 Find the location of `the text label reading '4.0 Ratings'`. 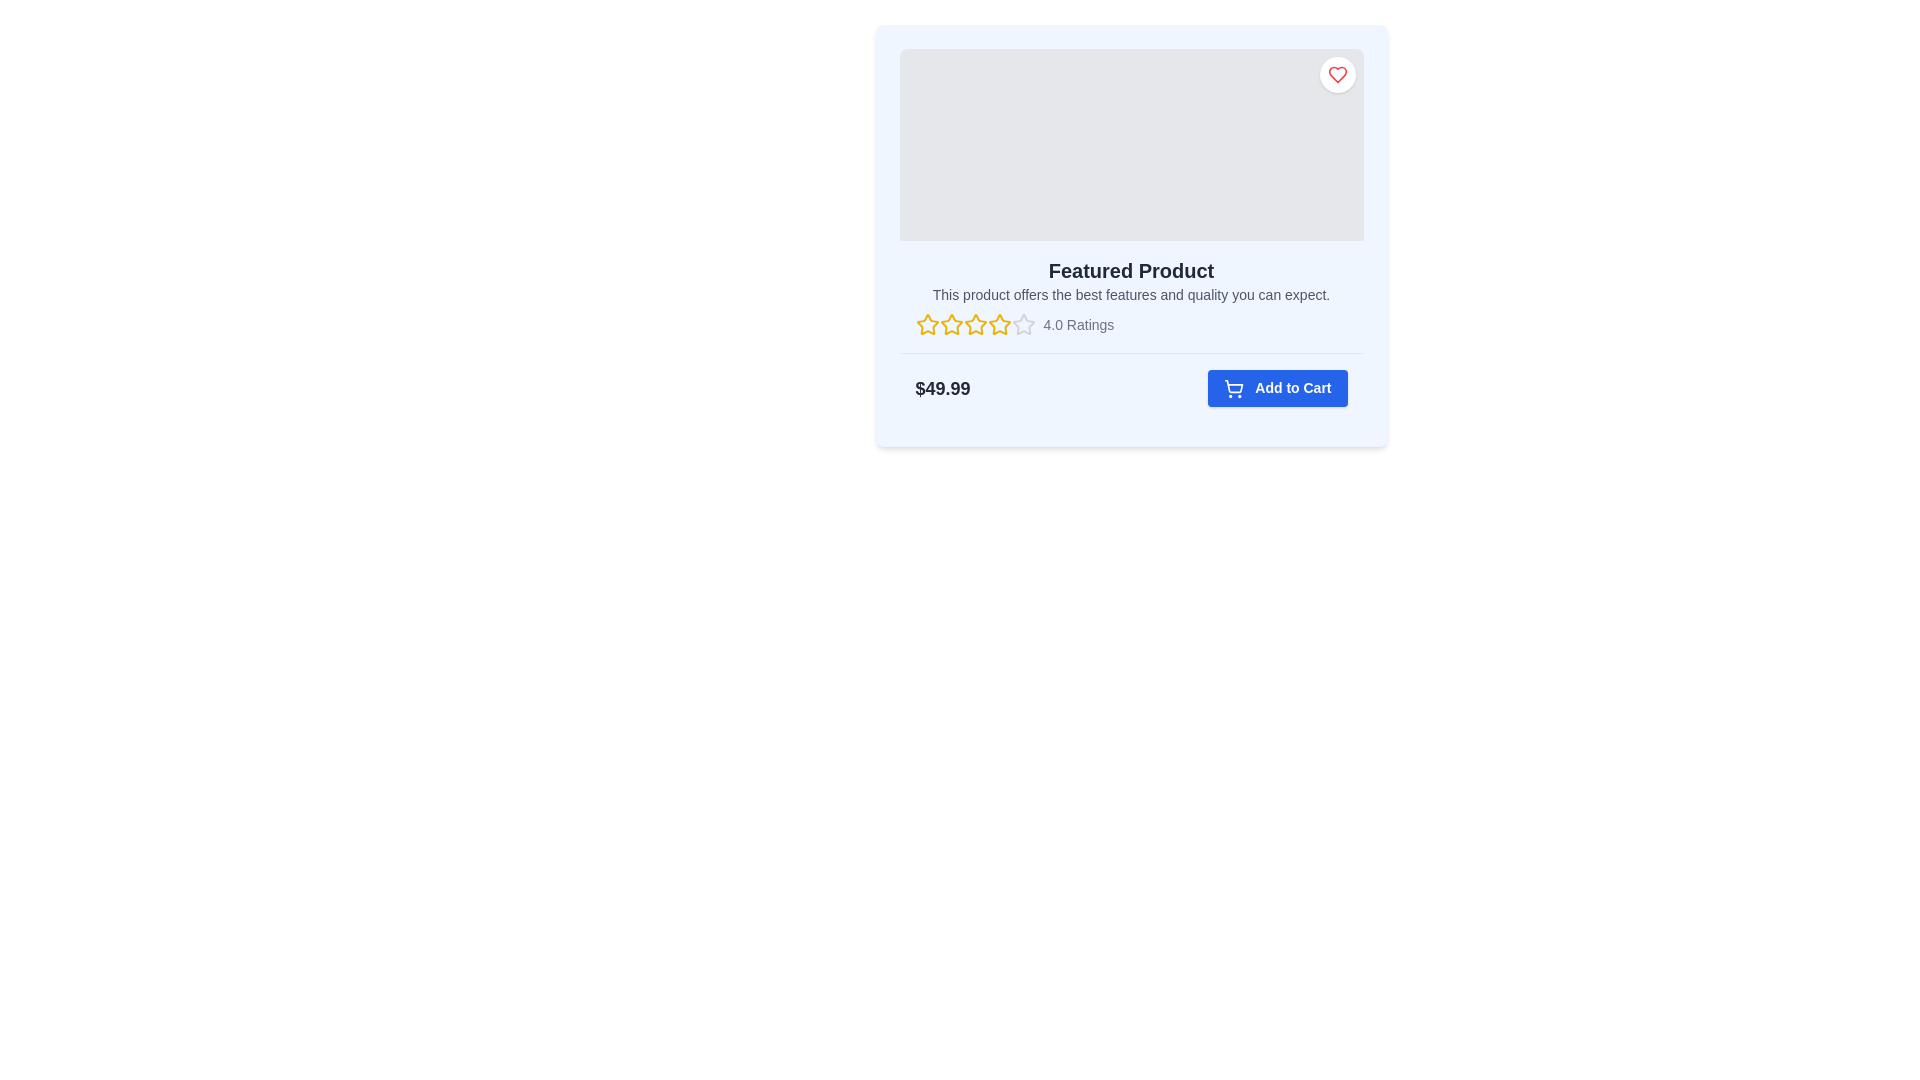

the text label reading '4.0 Ratings' is located at coordinates (1077, 323).